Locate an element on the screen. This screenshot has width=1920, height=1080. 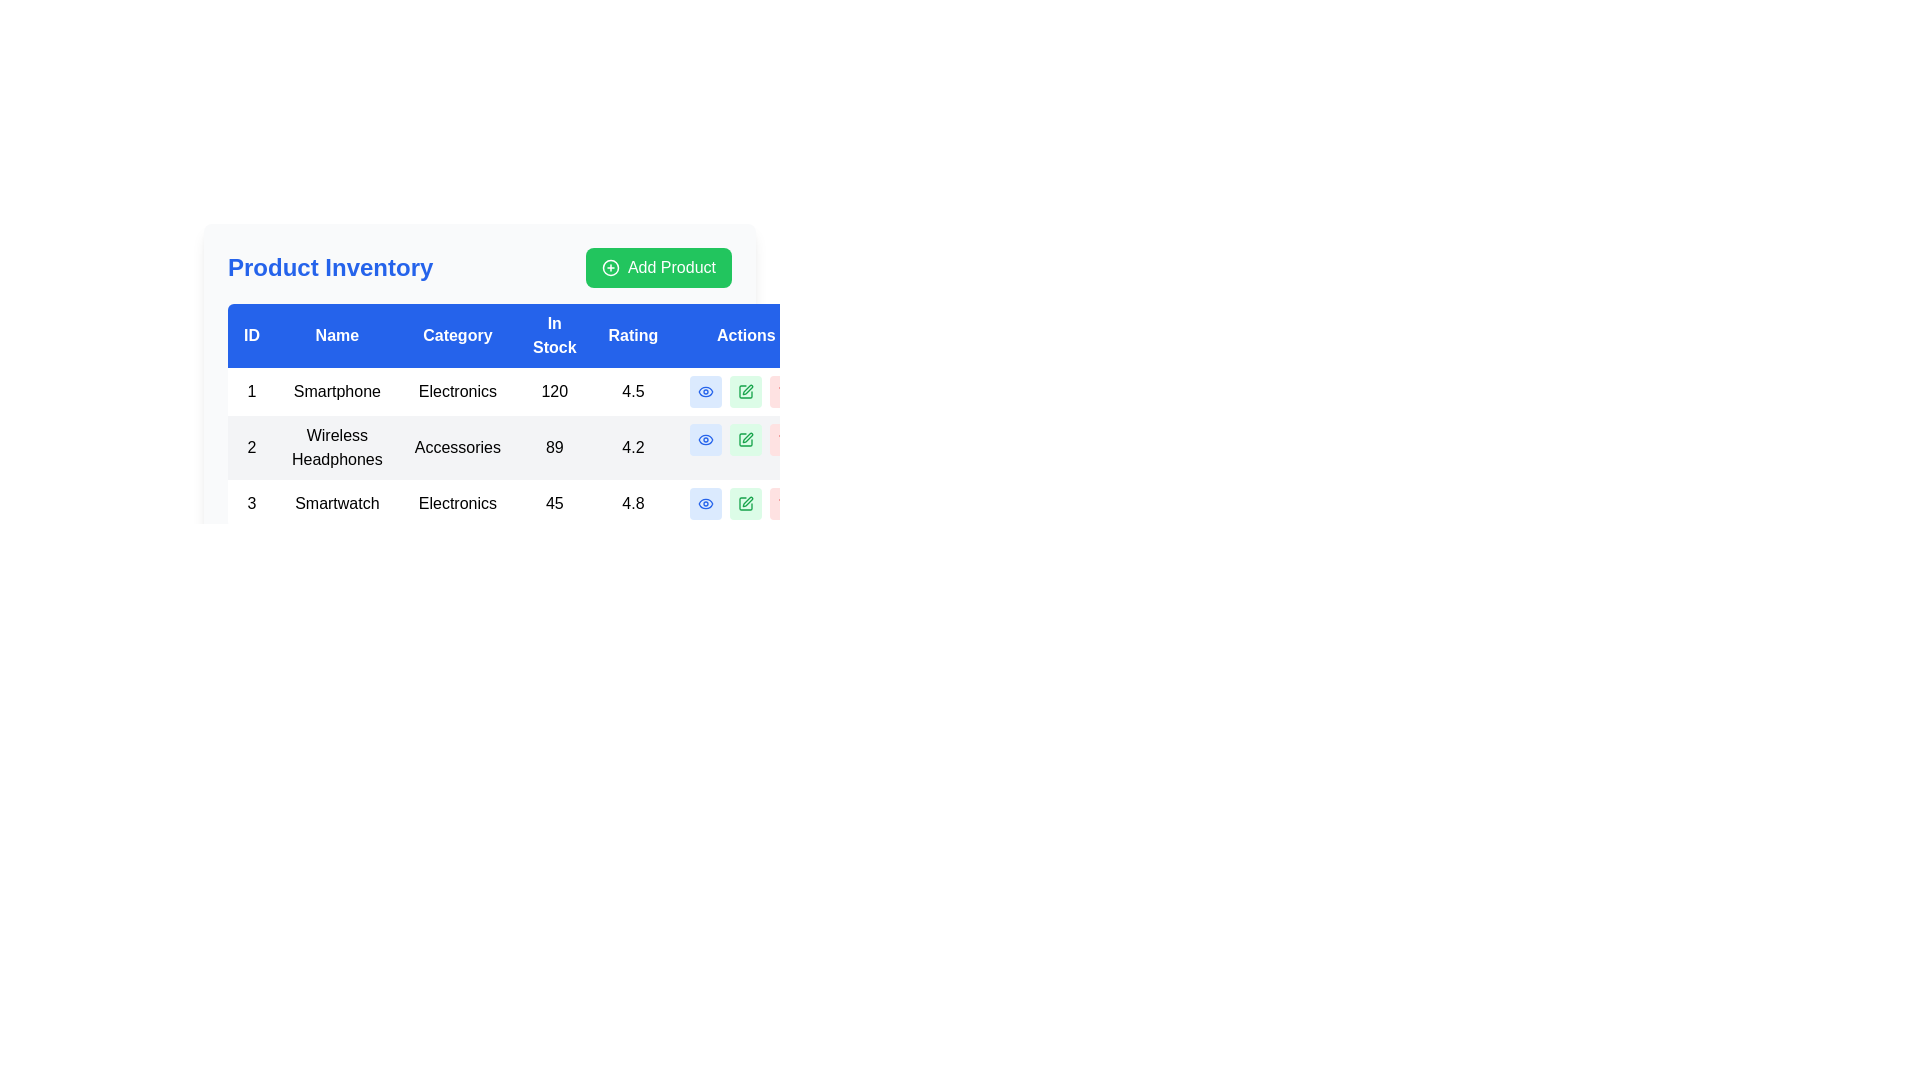
the static table cell displaying the numeral '2', which serves as an identifier for the row in the ID column of the table is located at coordinates (251, 446).